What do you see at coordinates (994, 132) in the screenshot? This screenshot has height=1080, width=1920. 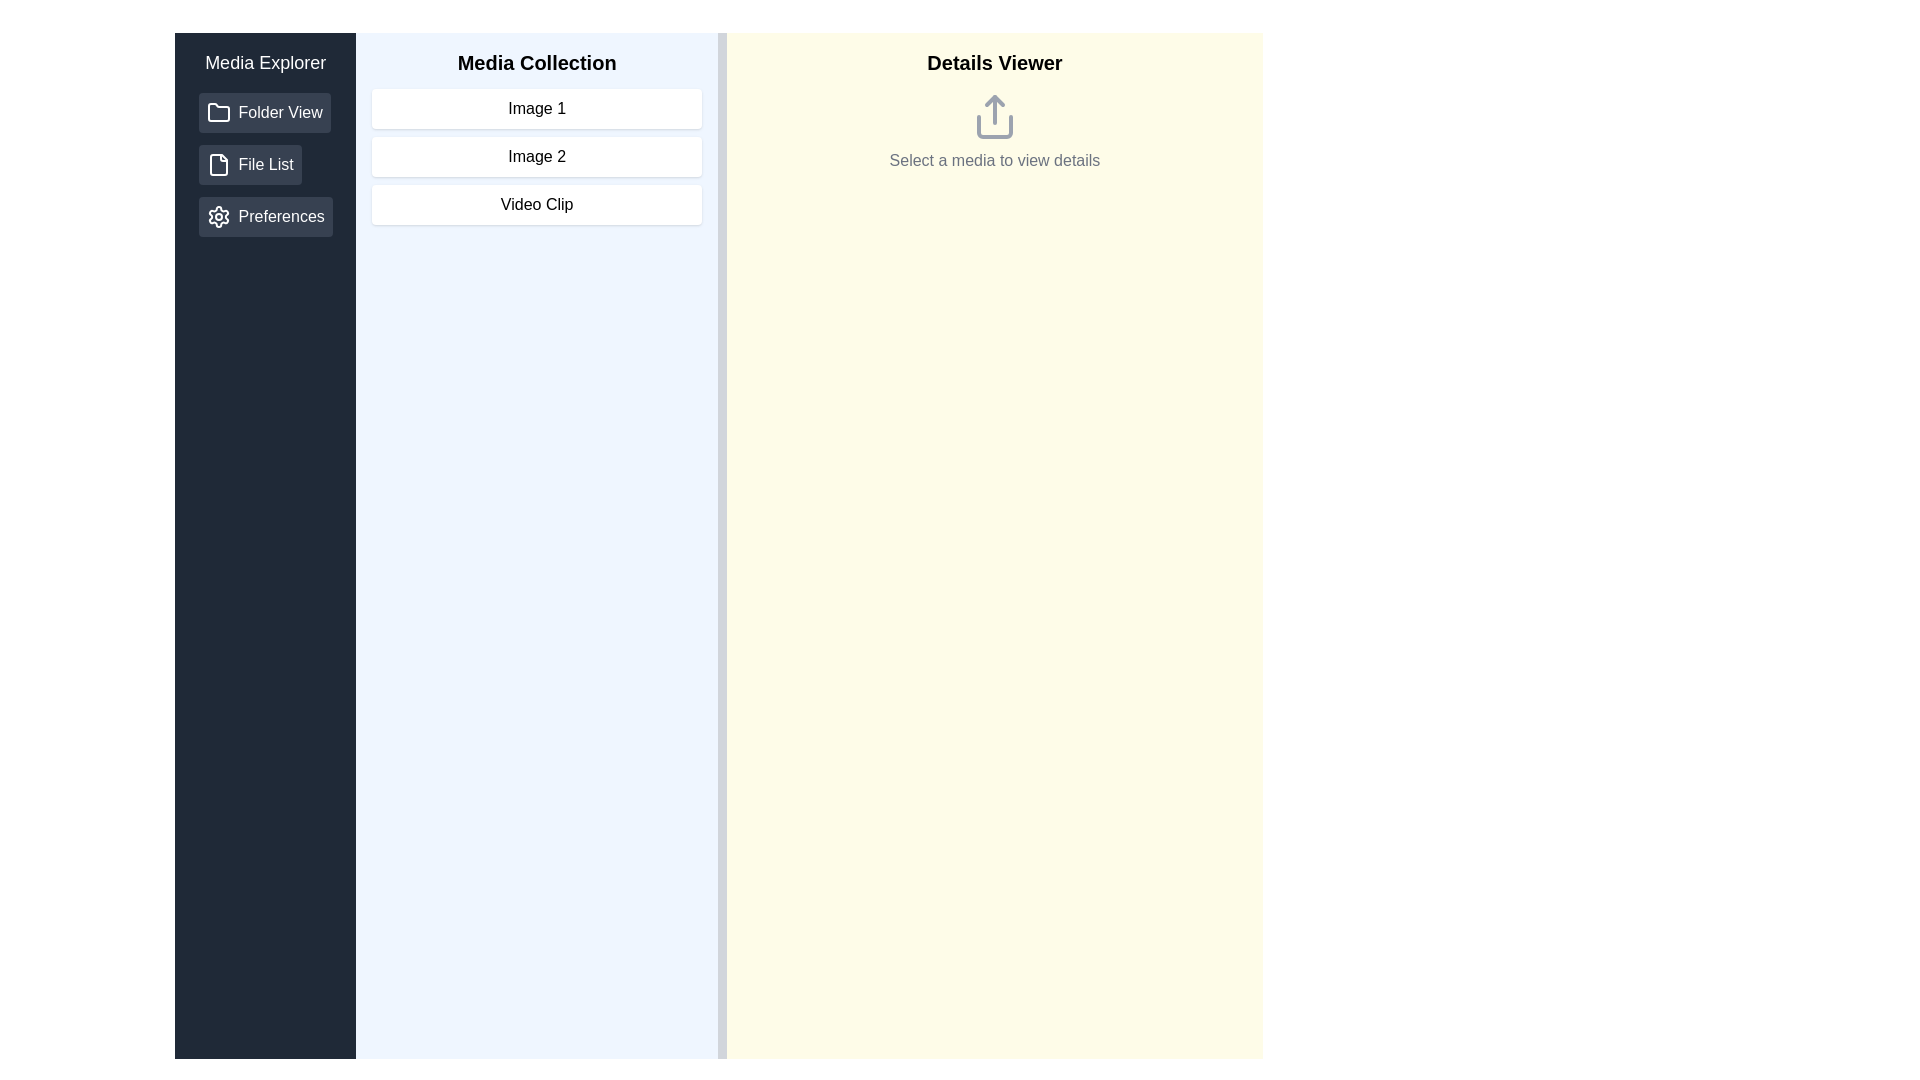 I see `the decorative icon and instruction text element that indicates to 'Select a media` at bounding box center [994, 132].